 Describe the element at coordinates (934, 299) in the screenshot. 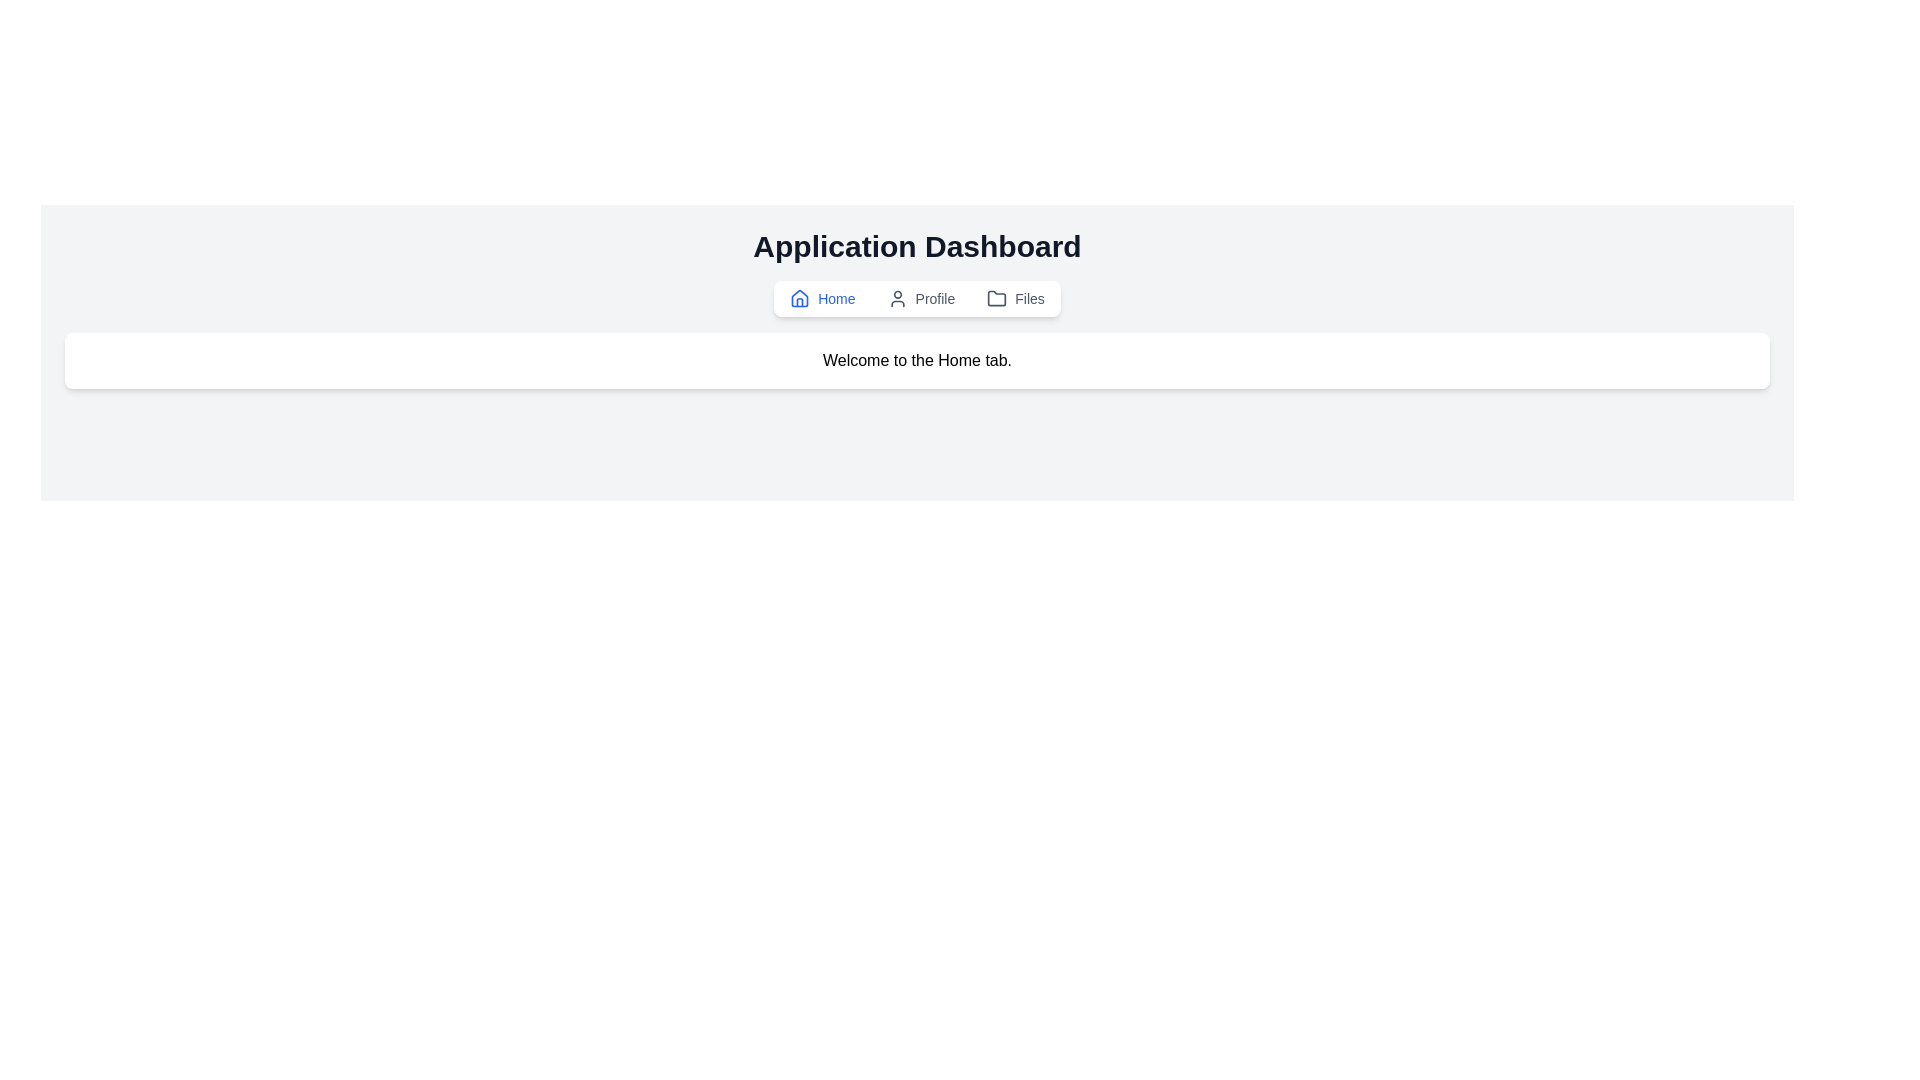

I see `the 'Profile' navigation option in the top navigation bar, which is positioned centrally between 'Home' and 'Files'` at that location.